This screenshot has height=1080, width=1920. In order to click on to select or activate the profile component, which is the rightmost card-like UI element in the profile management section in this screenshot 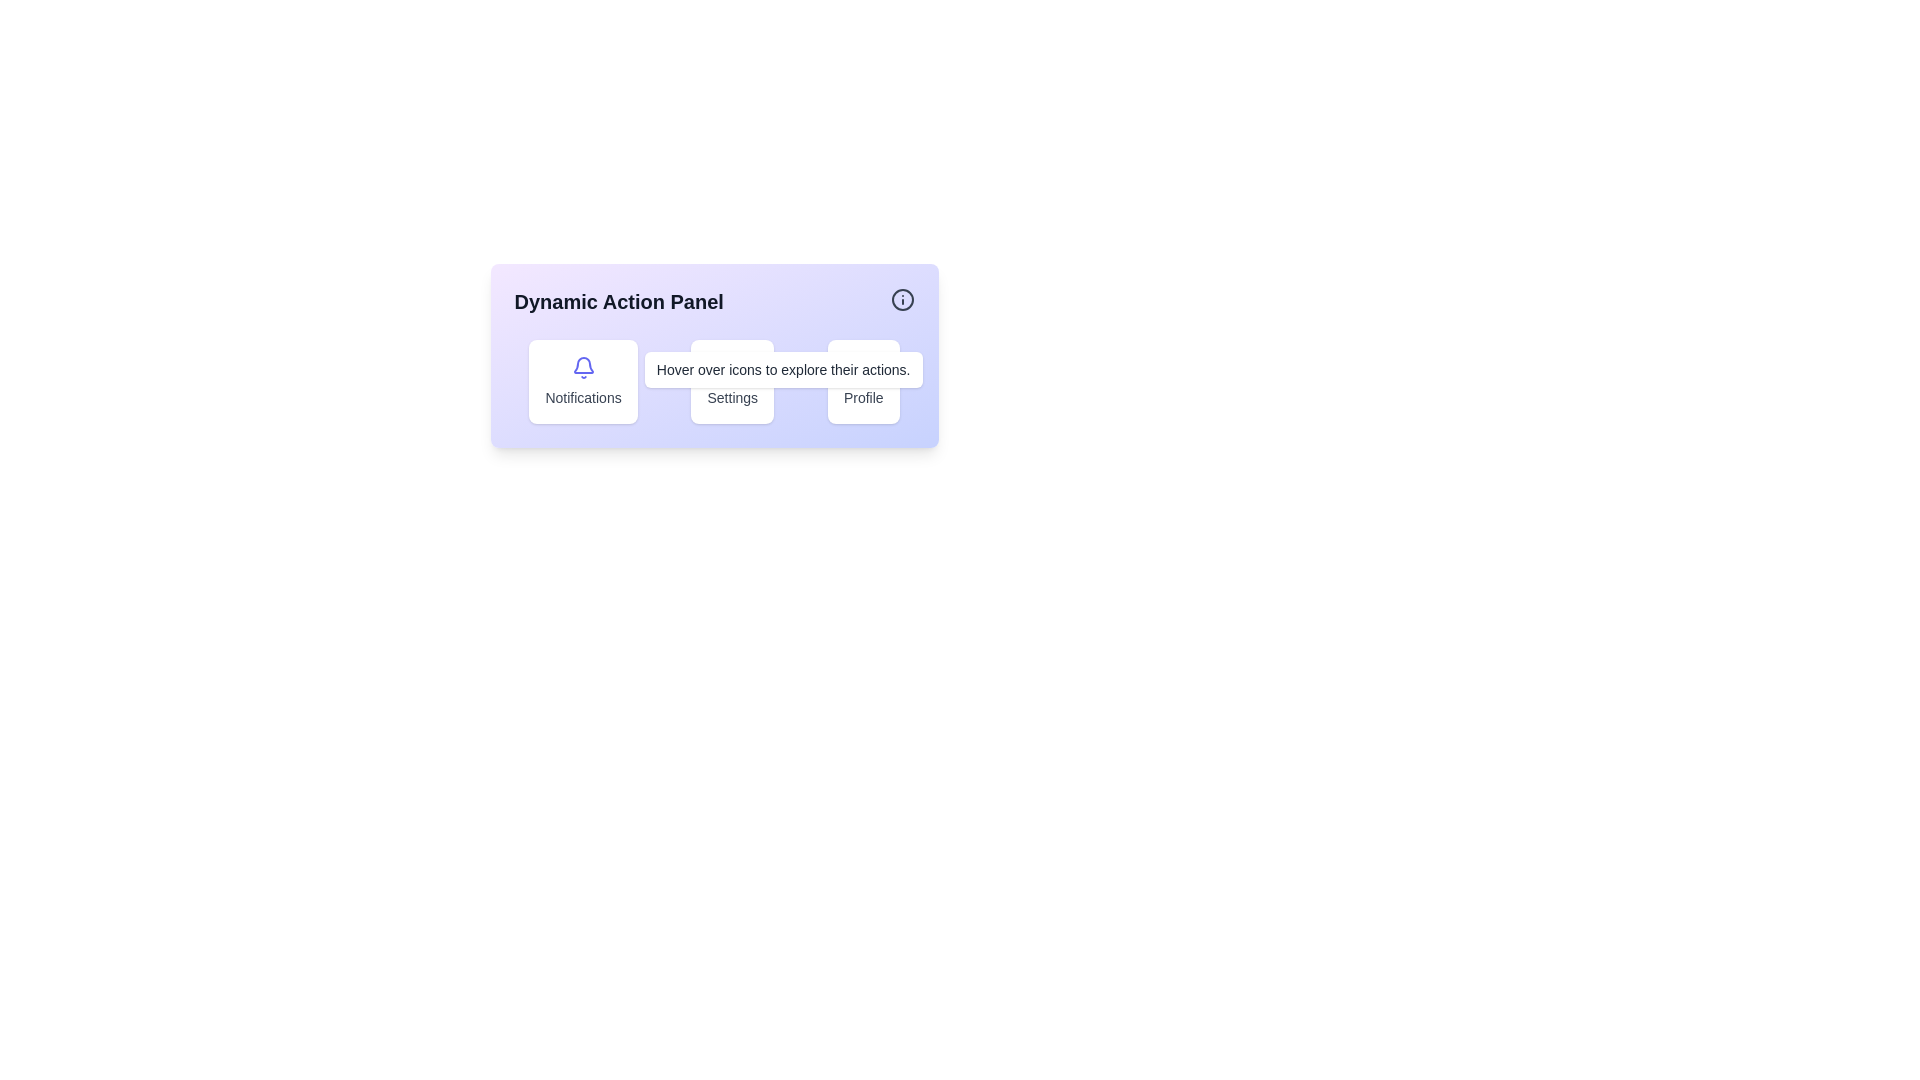, I will do `click(863, 381)`.